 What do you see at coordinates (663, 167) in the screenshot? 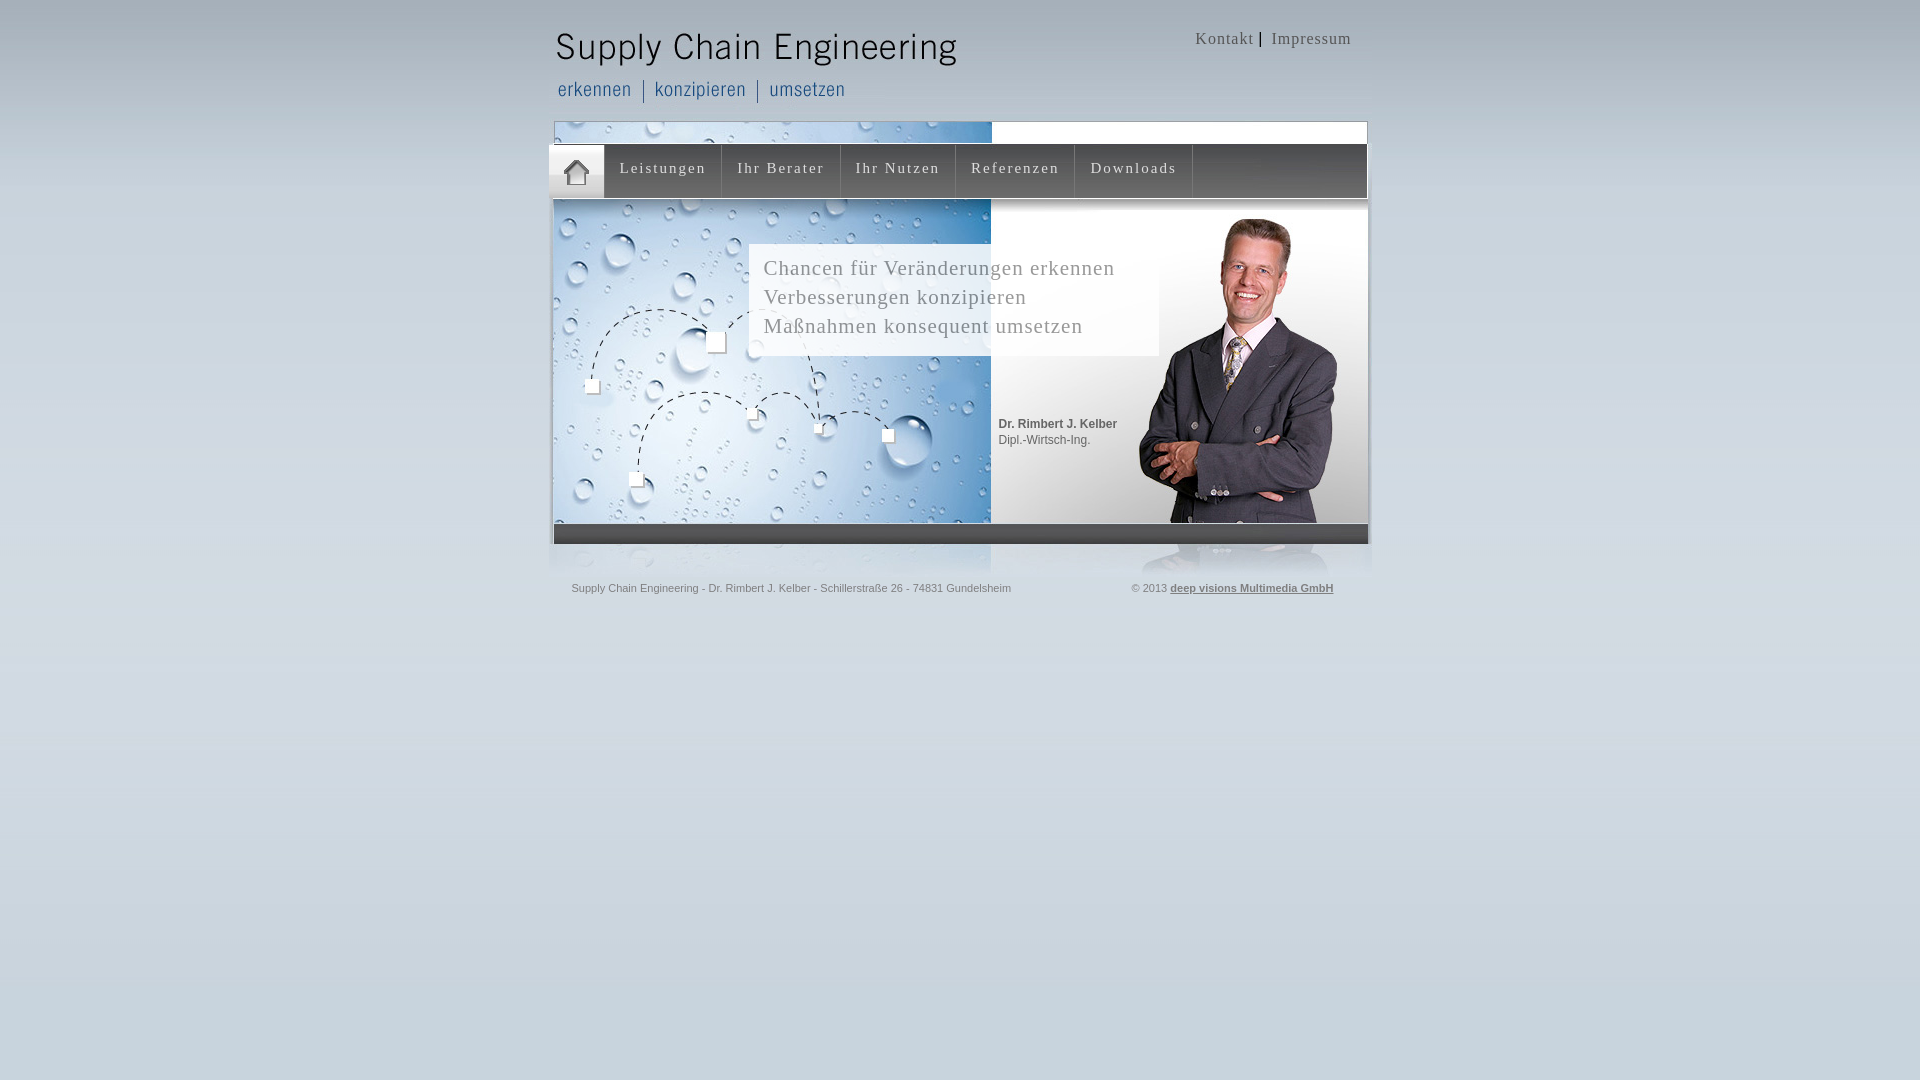
I see `'Leistungen'` at bounding box center [663, 167].